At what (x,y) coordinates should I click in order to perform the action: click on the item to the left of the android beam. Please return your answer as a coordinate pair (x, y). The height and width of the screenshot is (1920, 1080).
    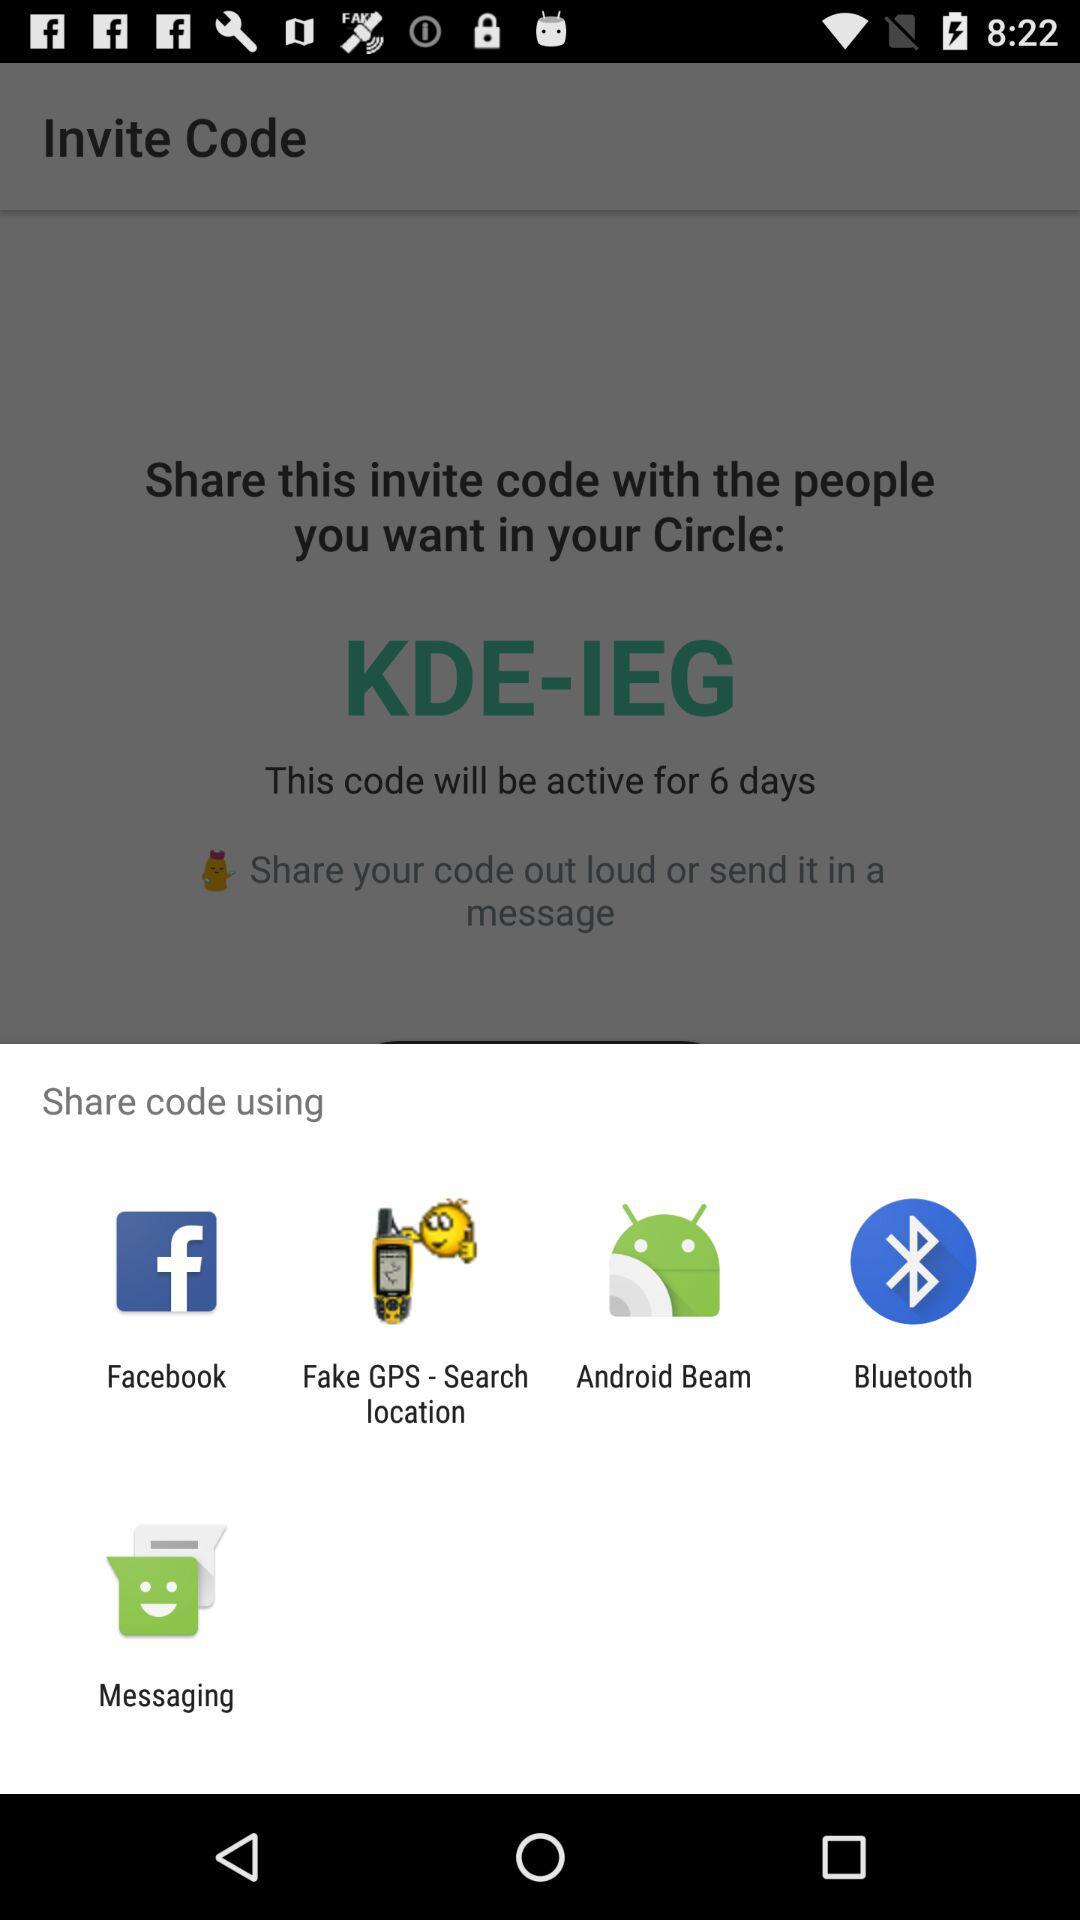
    Looking at the image, I should click on (414, 1392).